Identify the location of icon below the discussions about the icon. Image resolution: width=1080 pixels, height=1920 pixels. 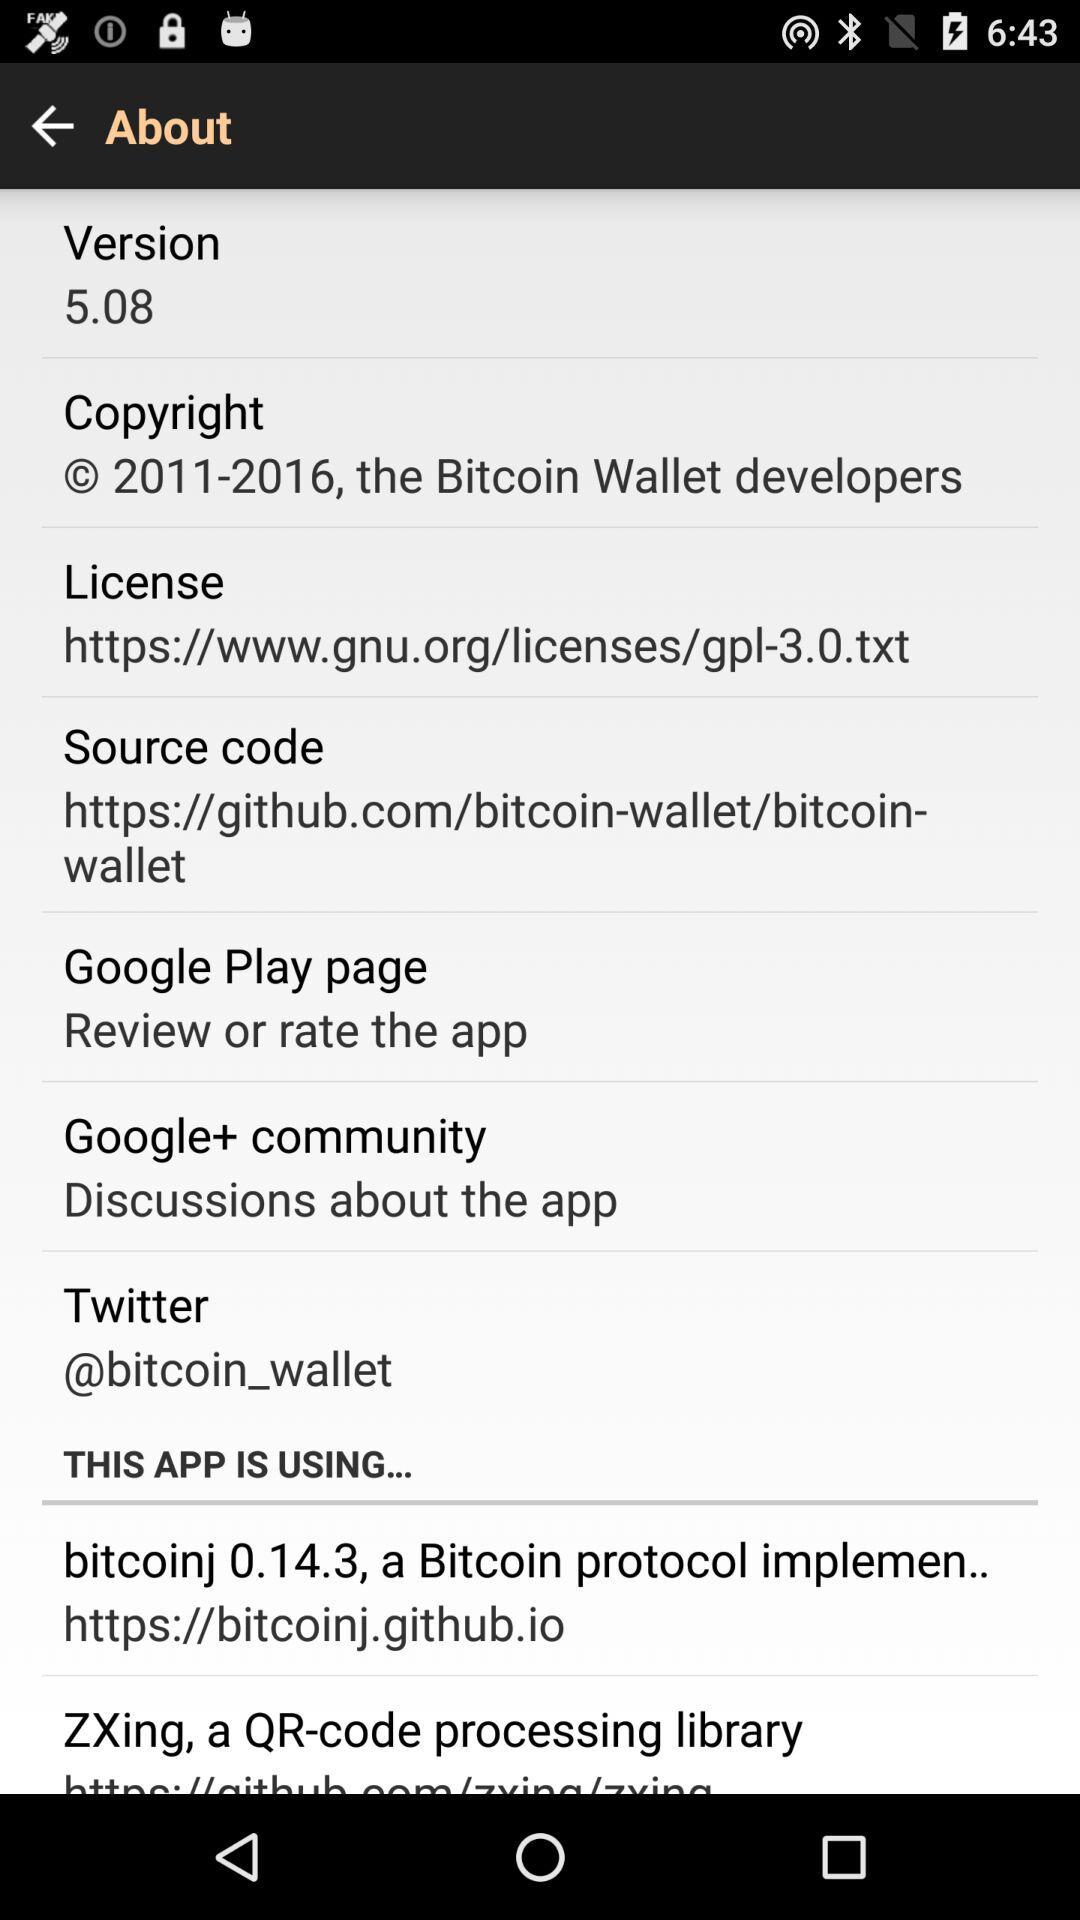
(135, 1303).